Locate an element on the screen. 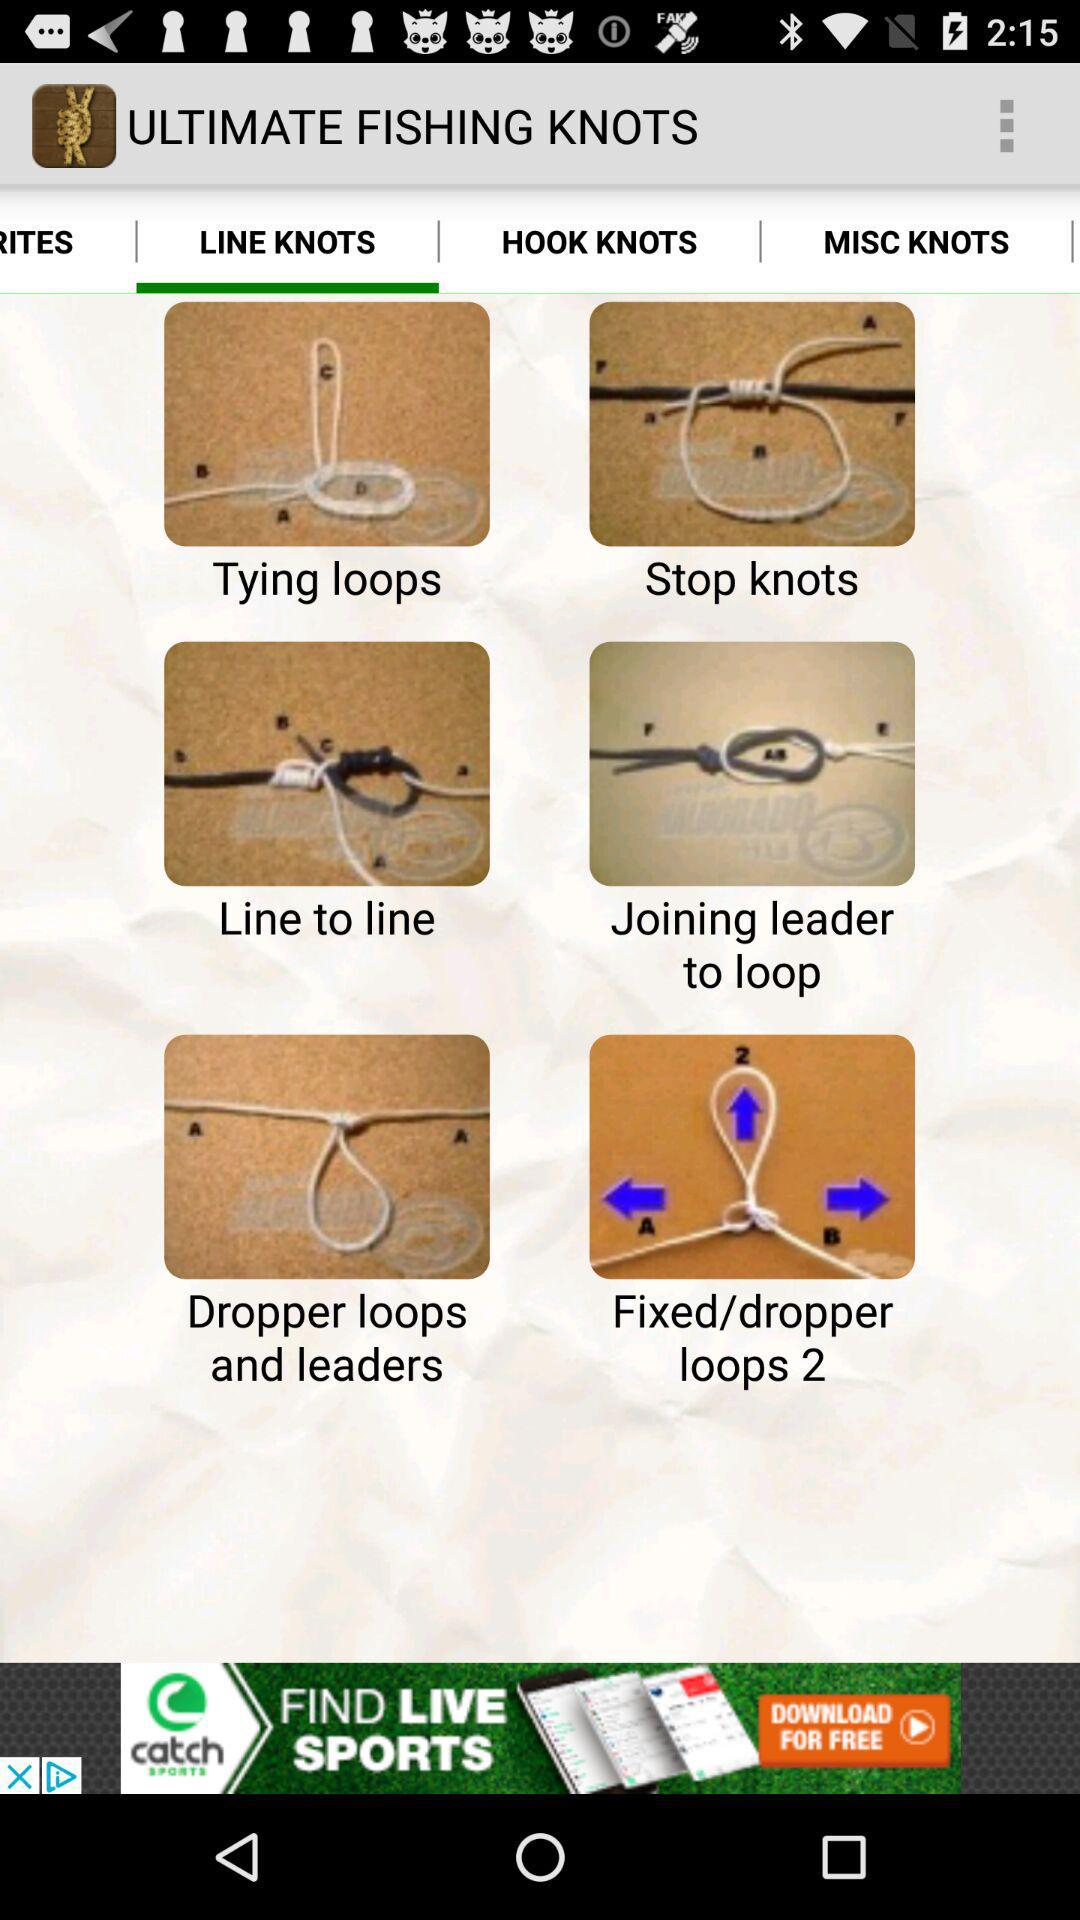 The height and width of the screenshot is (1920, 1080). typing of the option is located at coordinates (326, 423).